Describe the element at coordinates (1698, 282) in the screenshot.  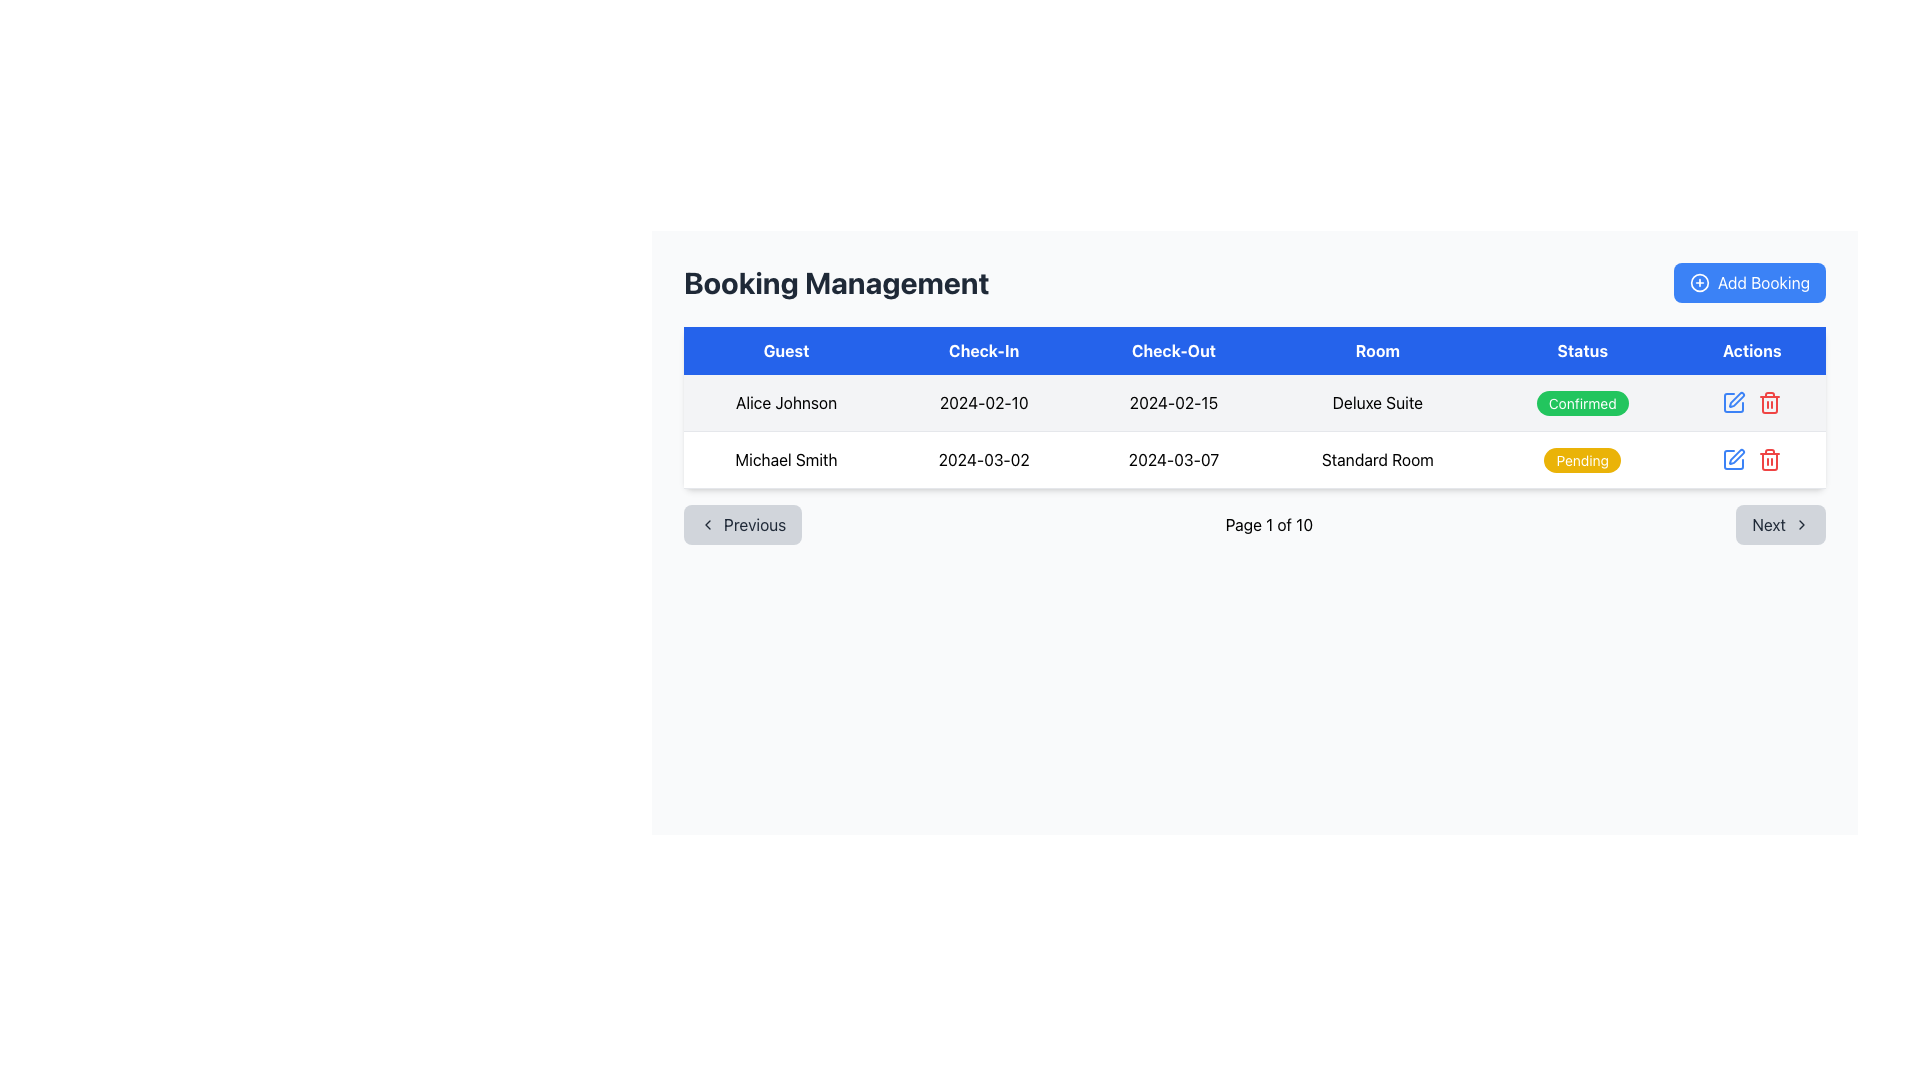
I see `the blue circular outline icon with a 10-pixel radius located within the 'Add Booking' button in the top-right corner of the interface` at that location.